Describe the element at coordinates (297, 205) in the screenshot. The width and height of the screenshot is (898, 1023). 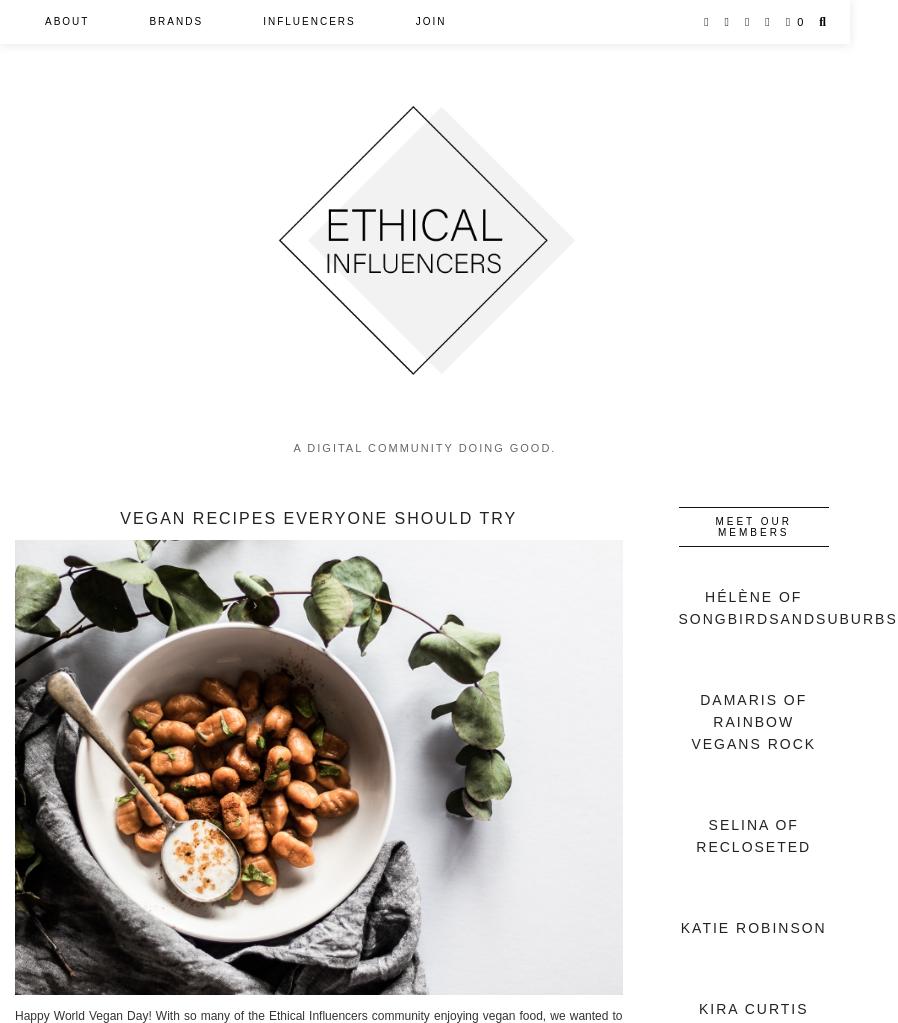
I see `'Petitions'` at that location.